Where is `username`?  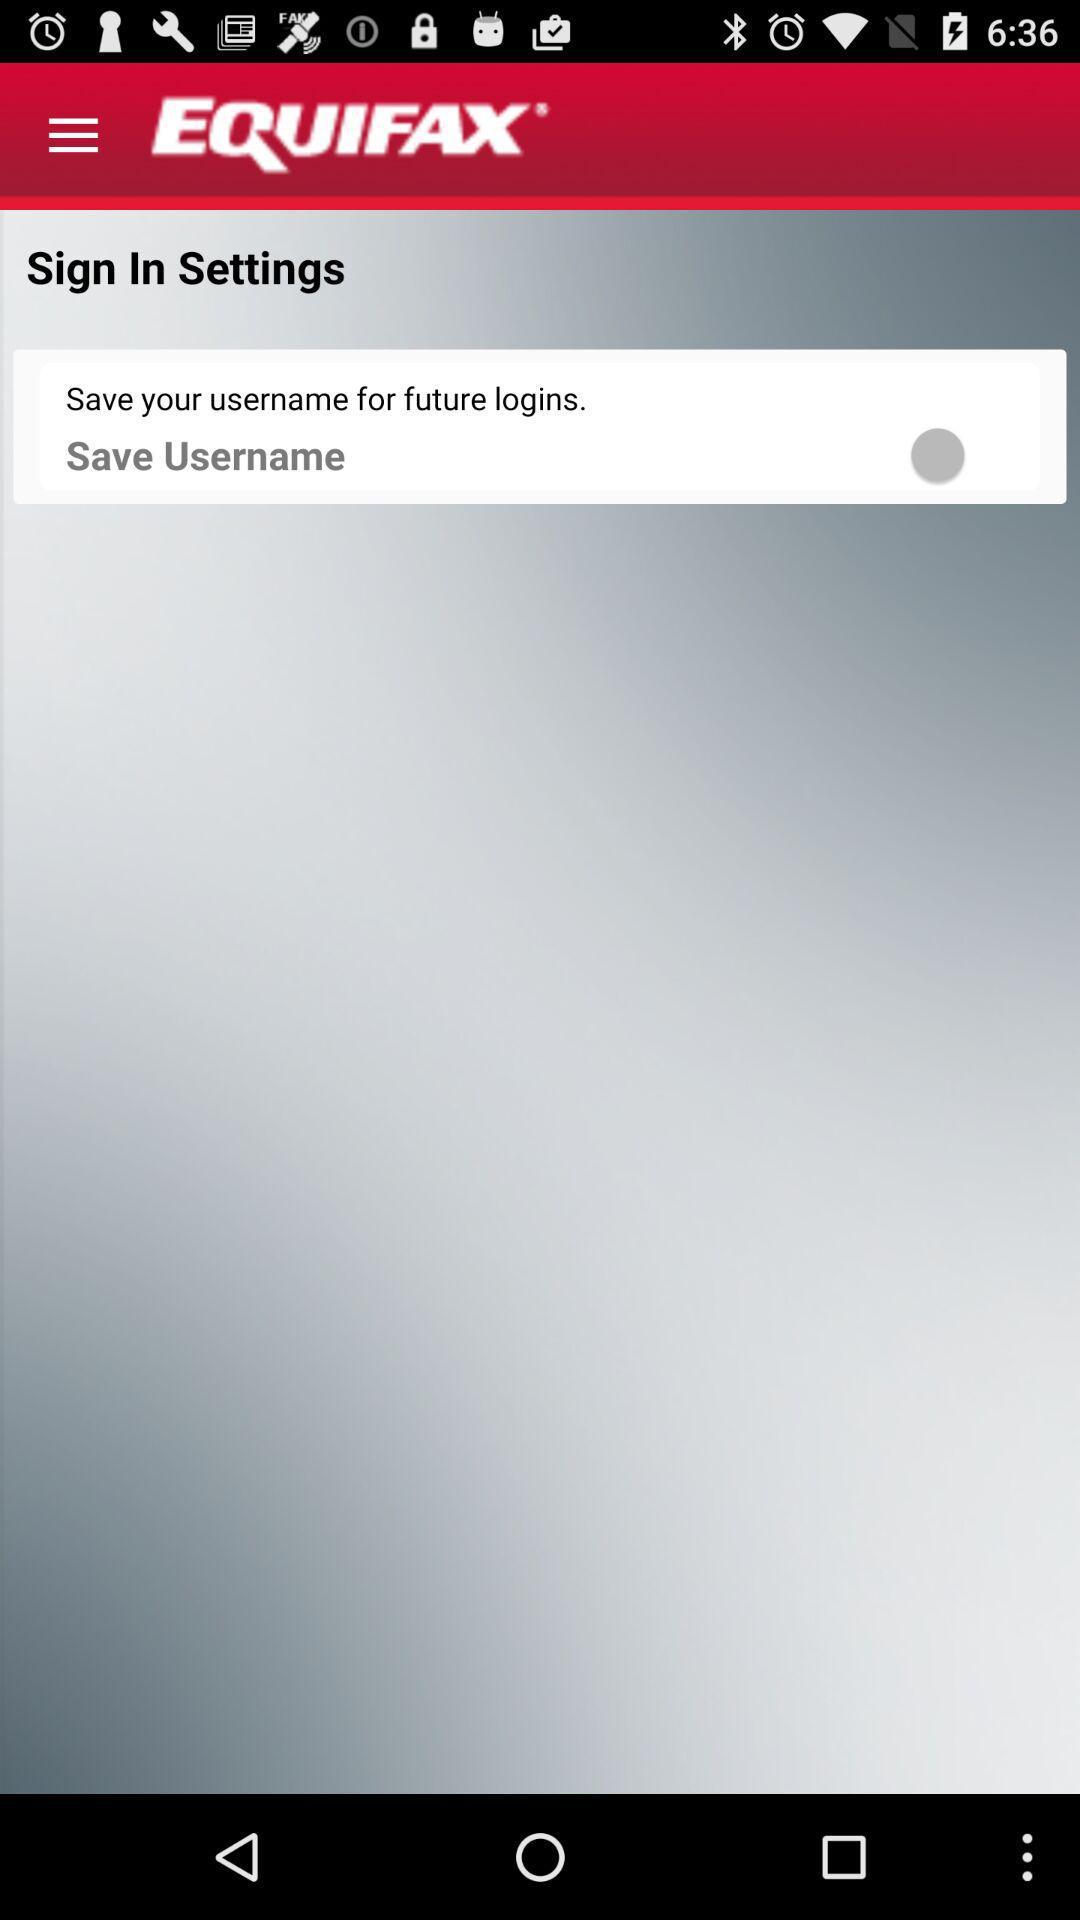
username is located at coordinates (963, 453).